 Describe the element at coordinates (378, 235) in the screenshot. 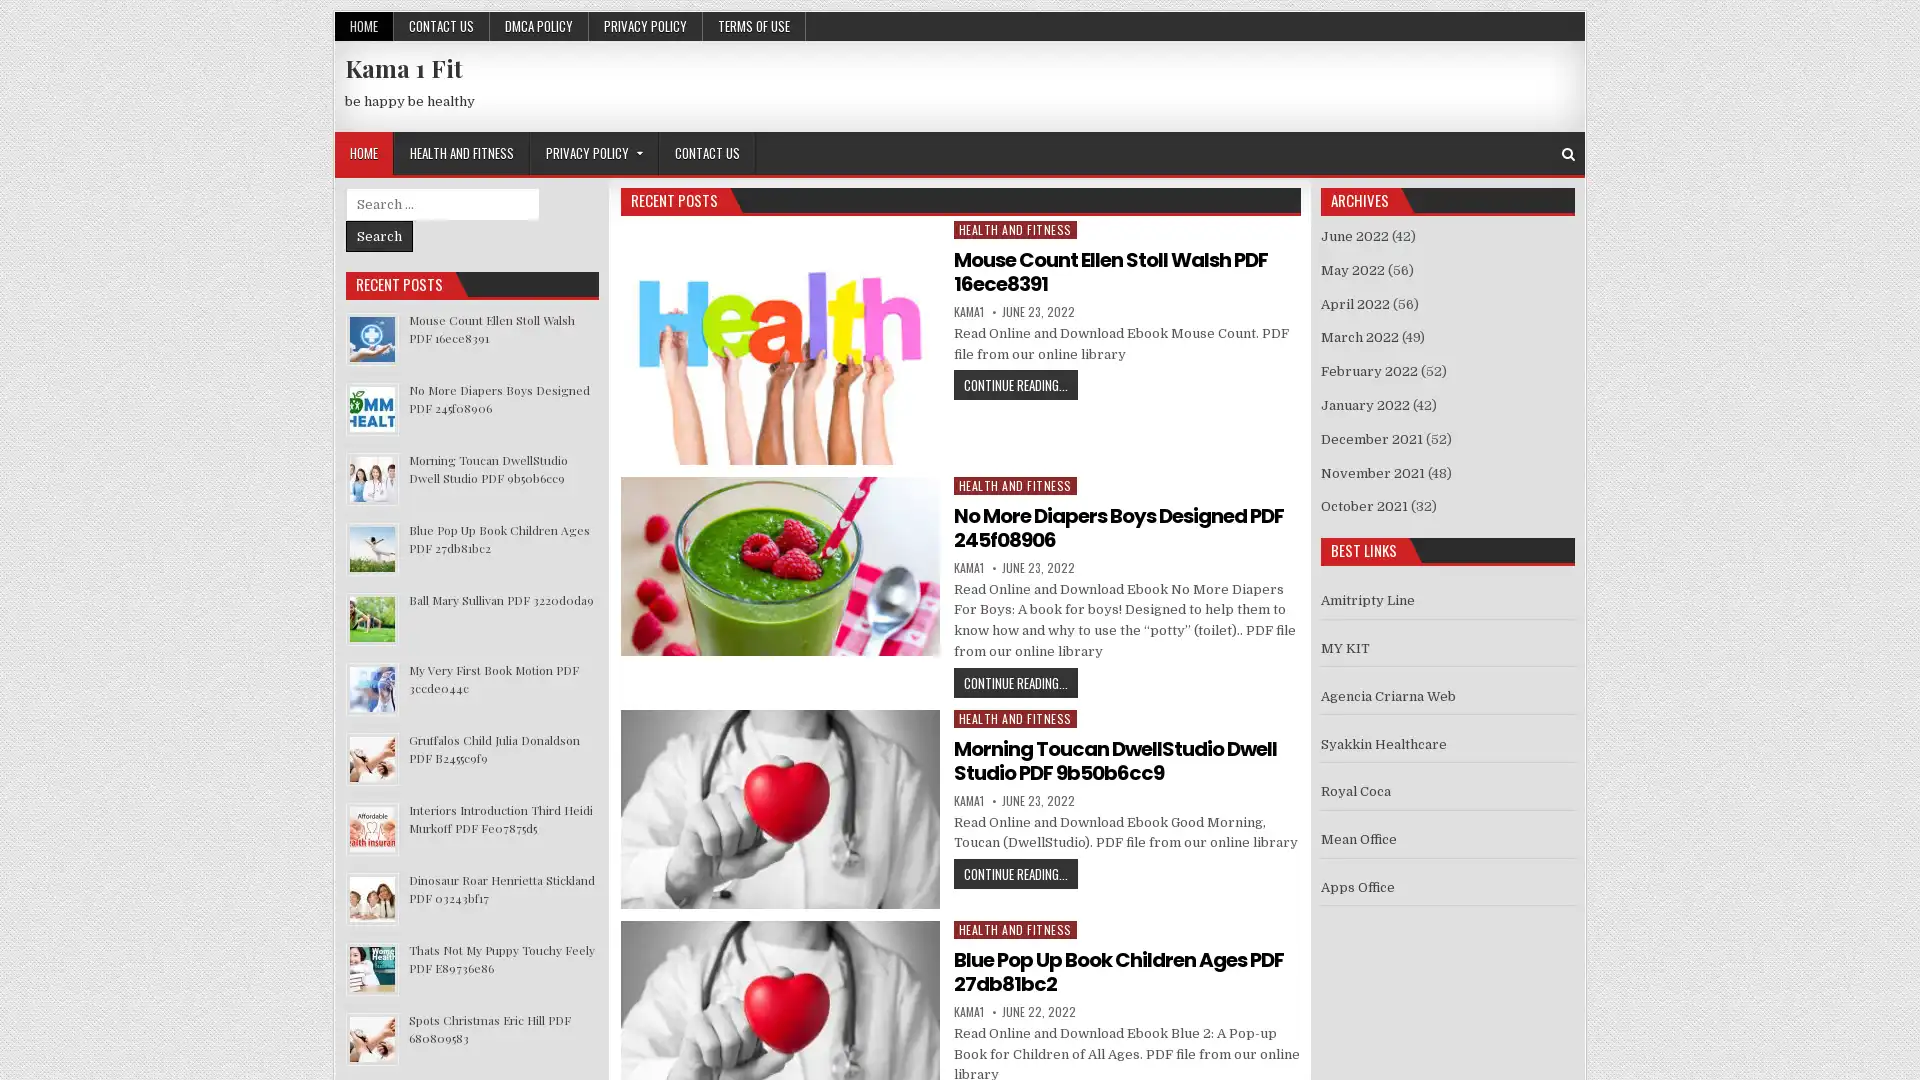

I see `Search` at that location.